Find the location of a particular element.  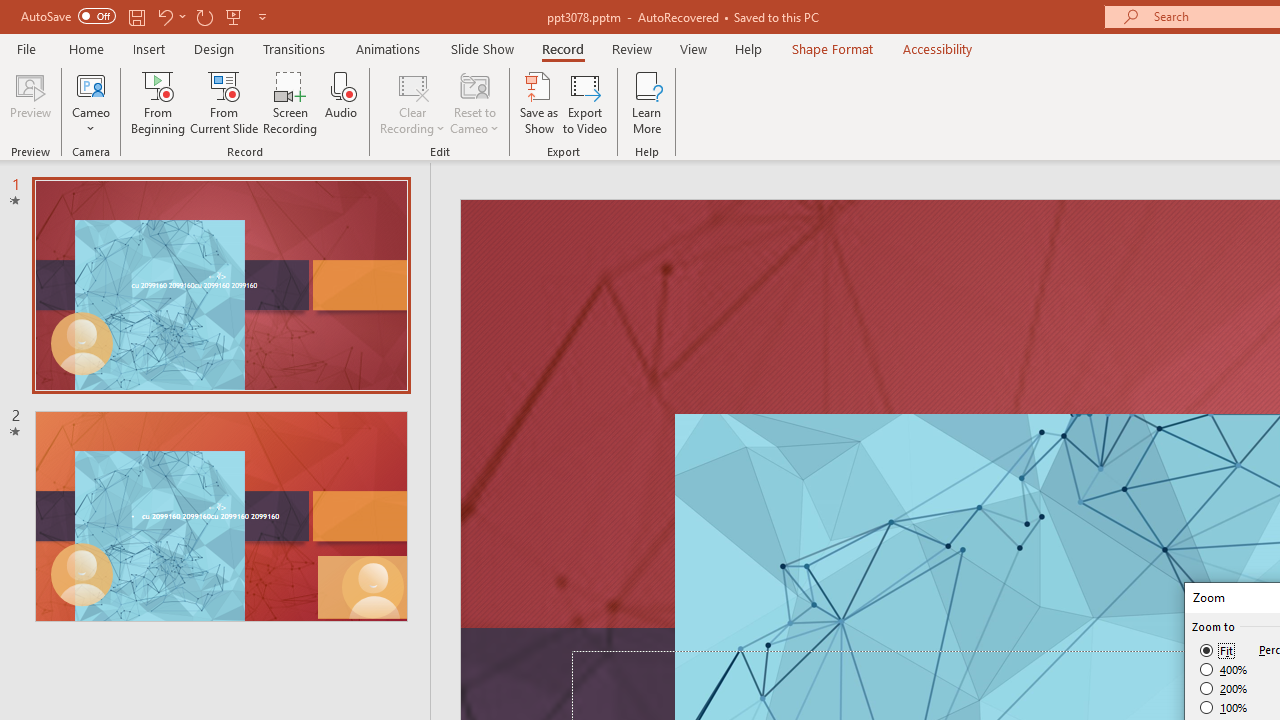

'From Beginning...' is located at coordinates (157, 103).